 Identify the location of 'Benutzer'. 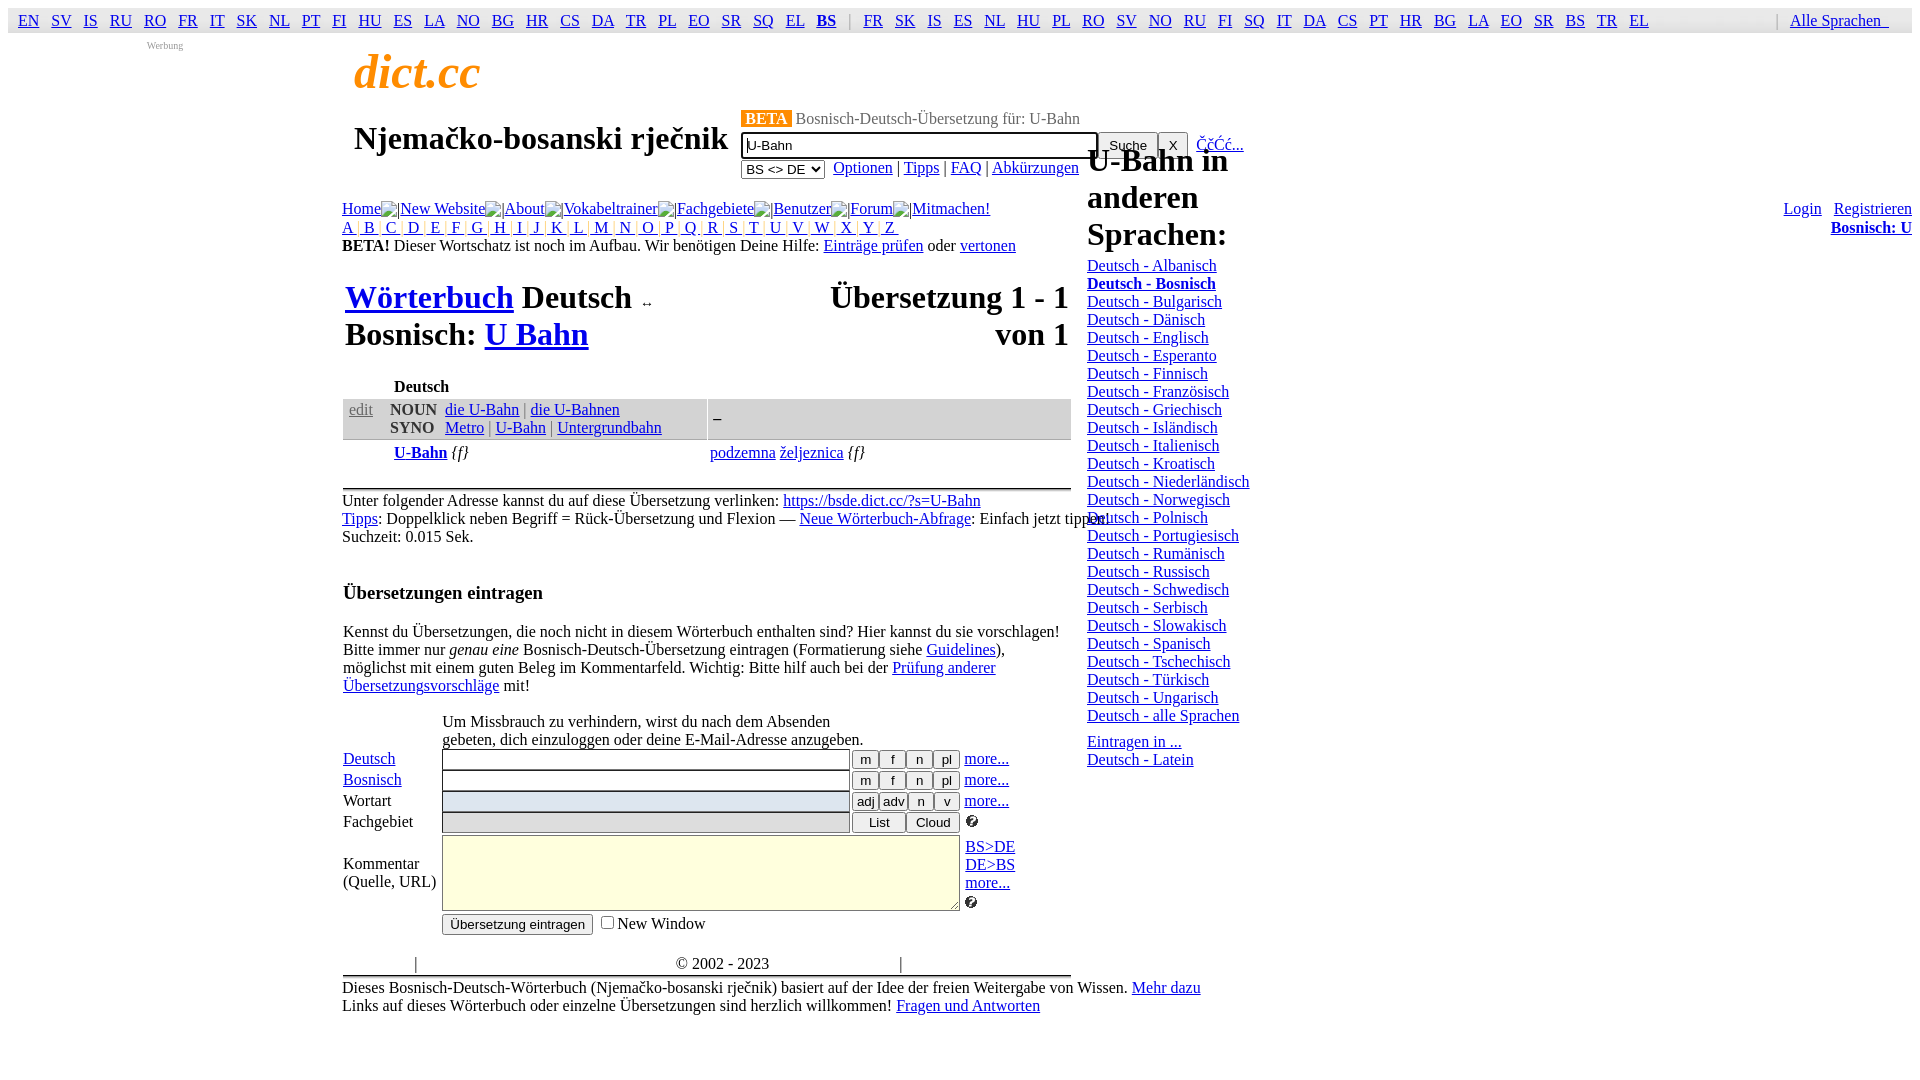
(801, 208).